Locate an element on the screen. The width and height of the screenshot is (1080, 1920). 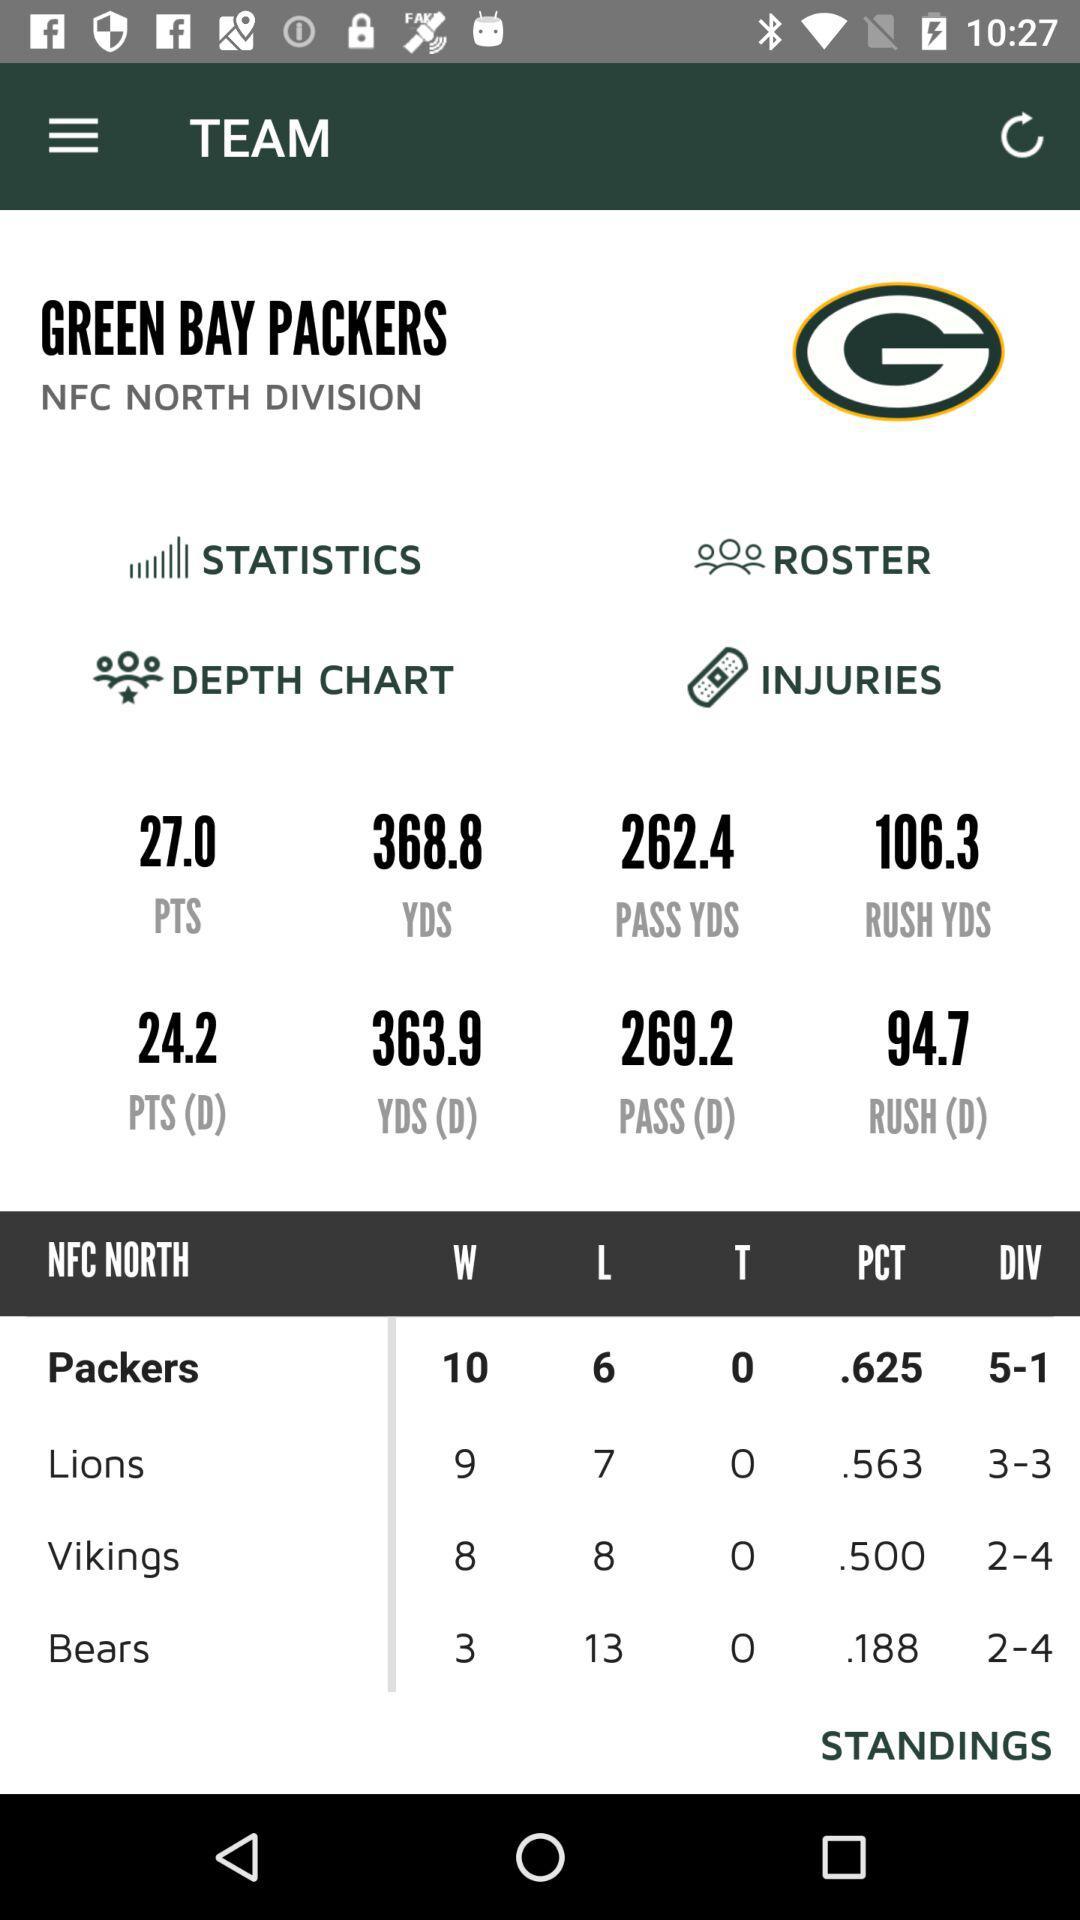
item below the rush (d) is located at coordinates (1002, 1262).